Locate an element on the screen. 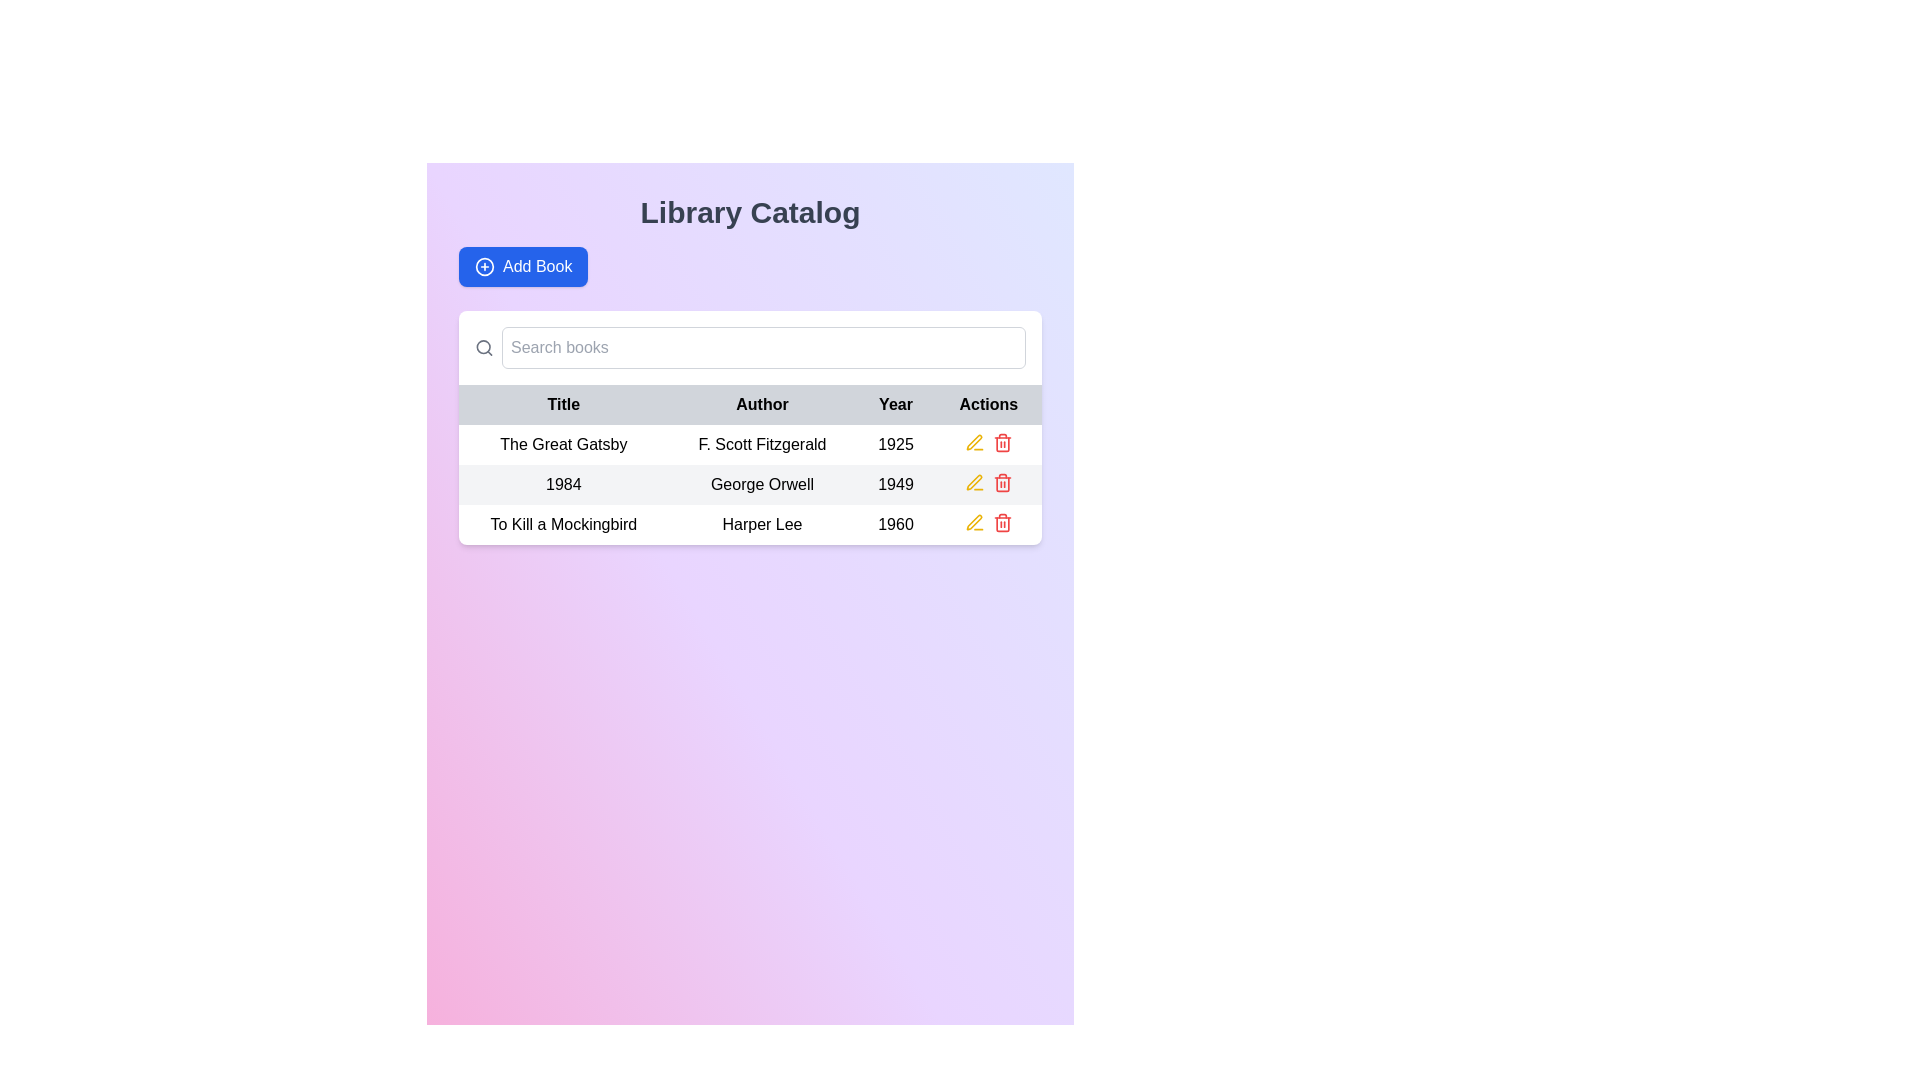 The width and height of the screenshot is (1920, 1080). the action icons in the 'Actions' column for the book '1984' by George Orwell is located at coordinates (988, 482).